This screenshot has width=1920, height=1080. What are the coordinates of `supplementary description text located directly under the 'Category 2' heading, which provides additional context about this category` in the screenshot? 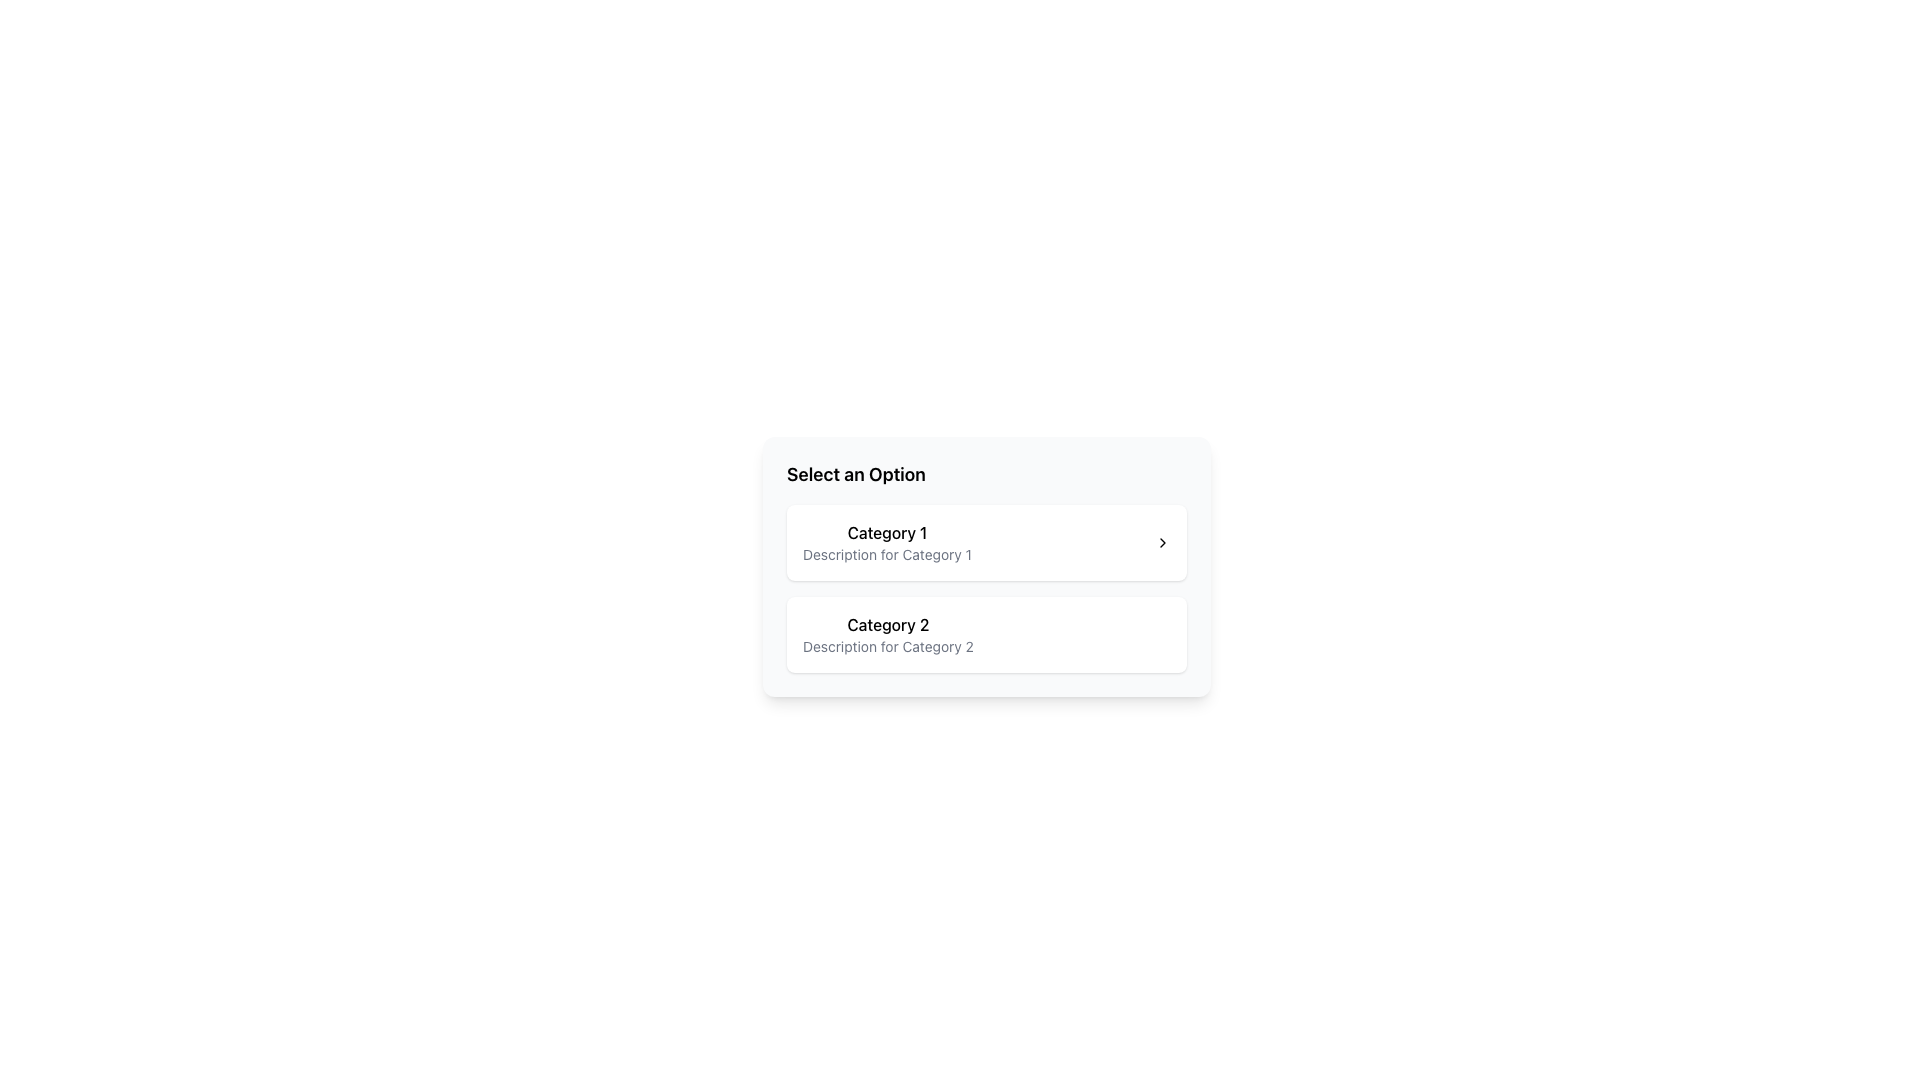 It's located at (887, 647).